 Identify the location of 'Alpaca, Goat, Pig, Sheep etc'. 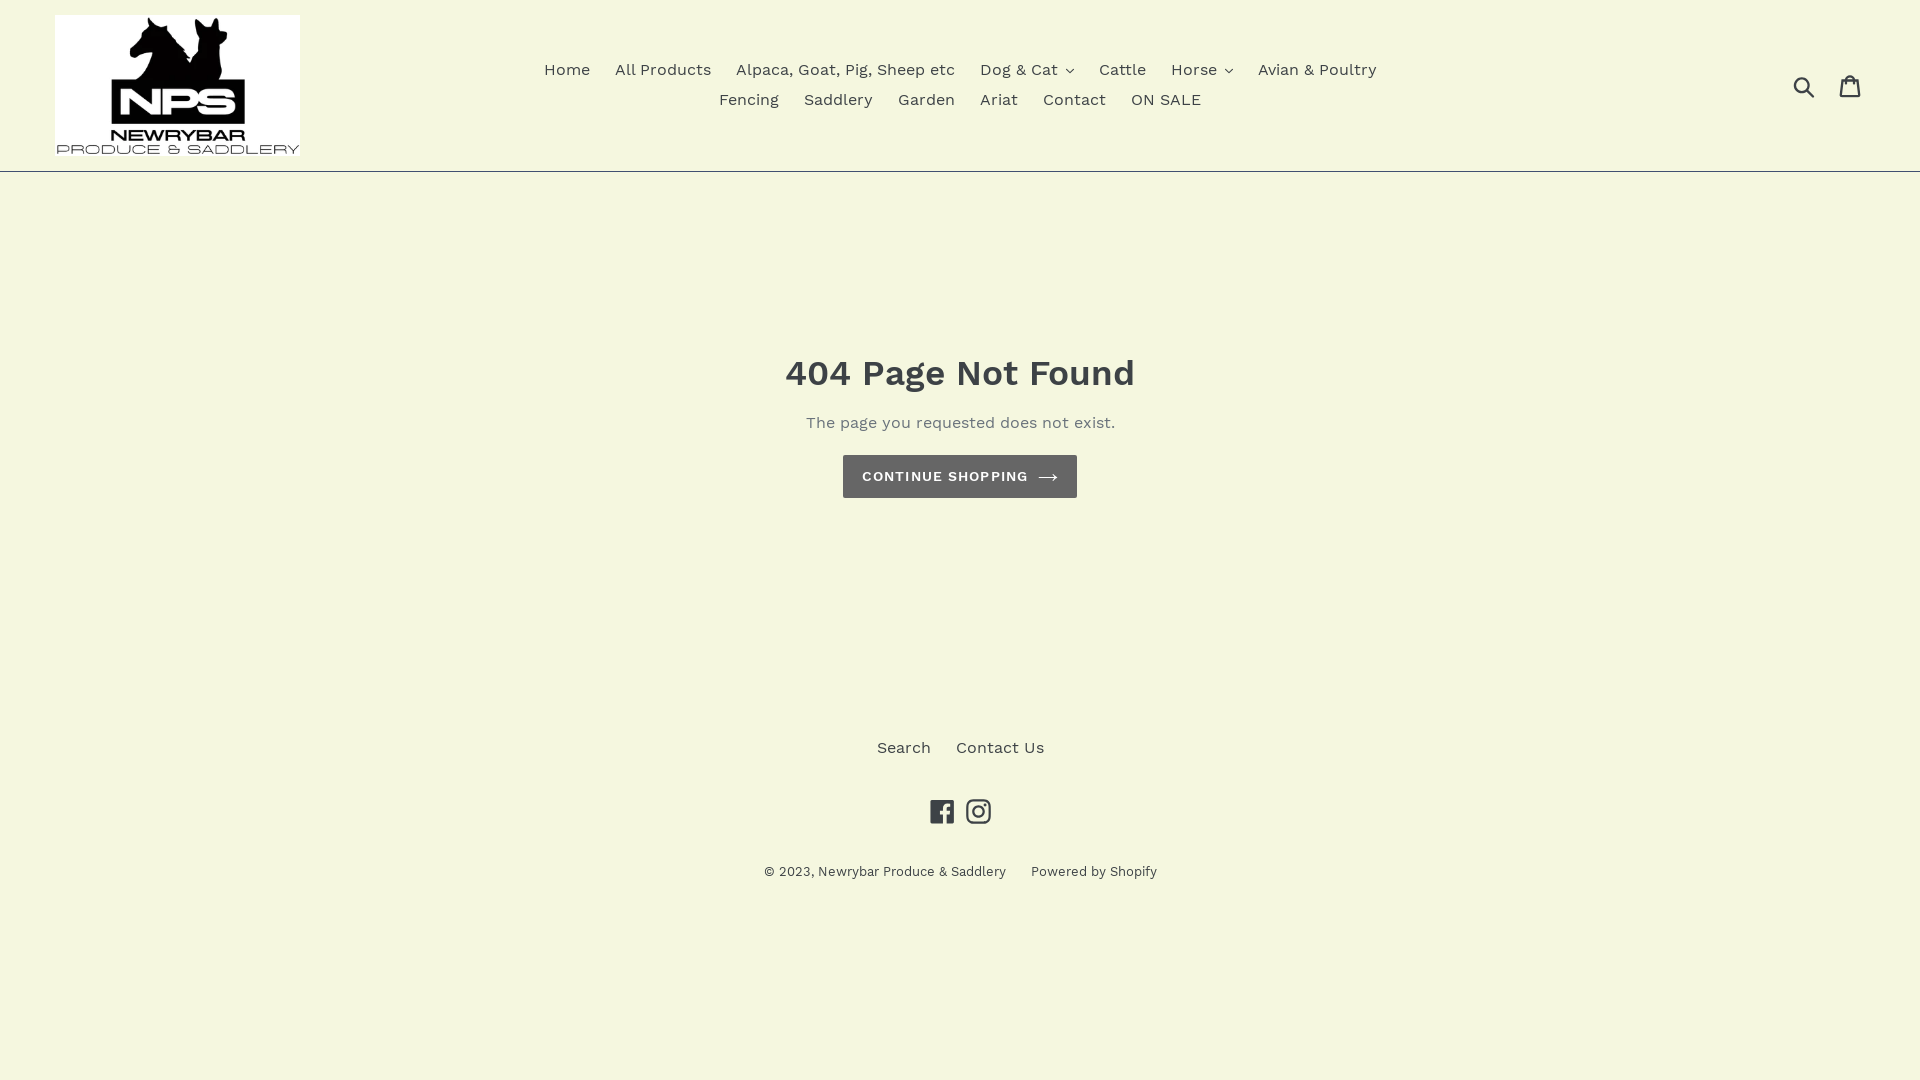
(845, 68).